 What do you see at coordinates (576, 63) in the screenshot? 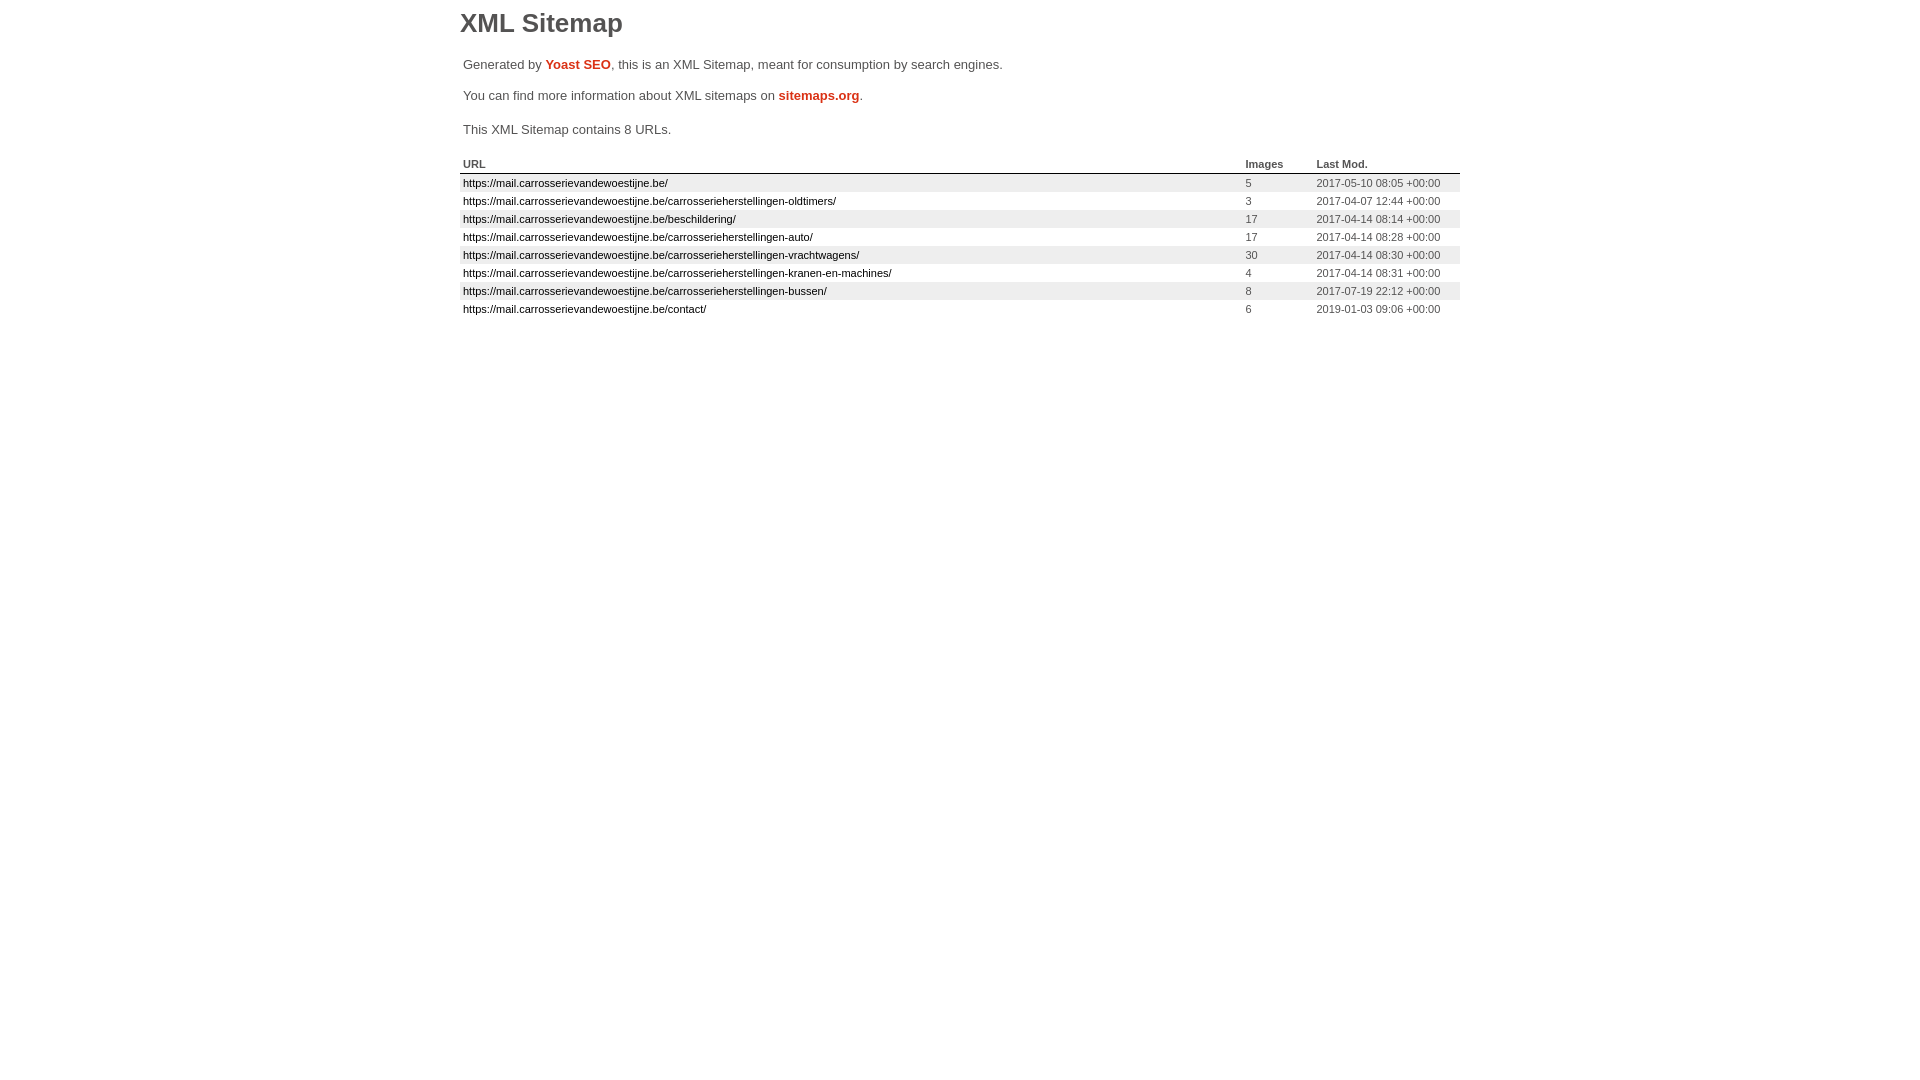
I see `'Yoast SEO'` at bounding box center [576, 63].